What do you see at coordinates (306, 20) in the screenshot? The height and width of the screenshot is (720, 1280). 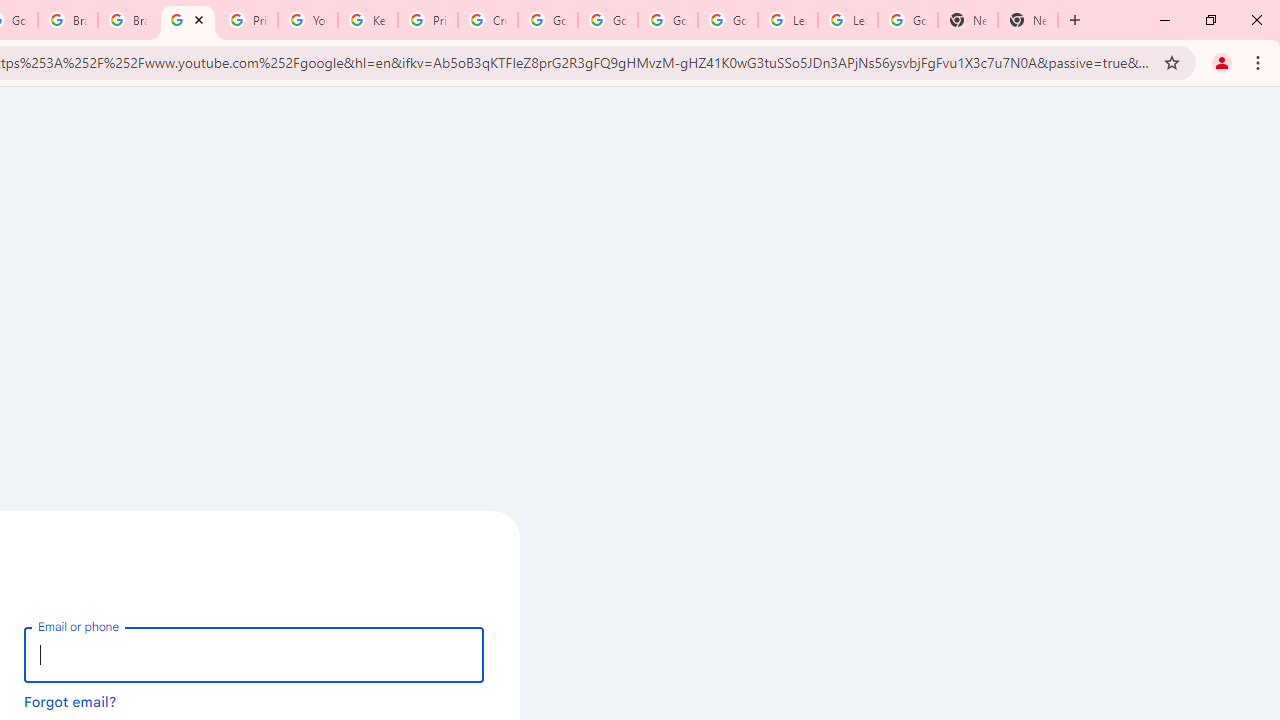 I see `'YouTube'` at bounding box center [306, 20].